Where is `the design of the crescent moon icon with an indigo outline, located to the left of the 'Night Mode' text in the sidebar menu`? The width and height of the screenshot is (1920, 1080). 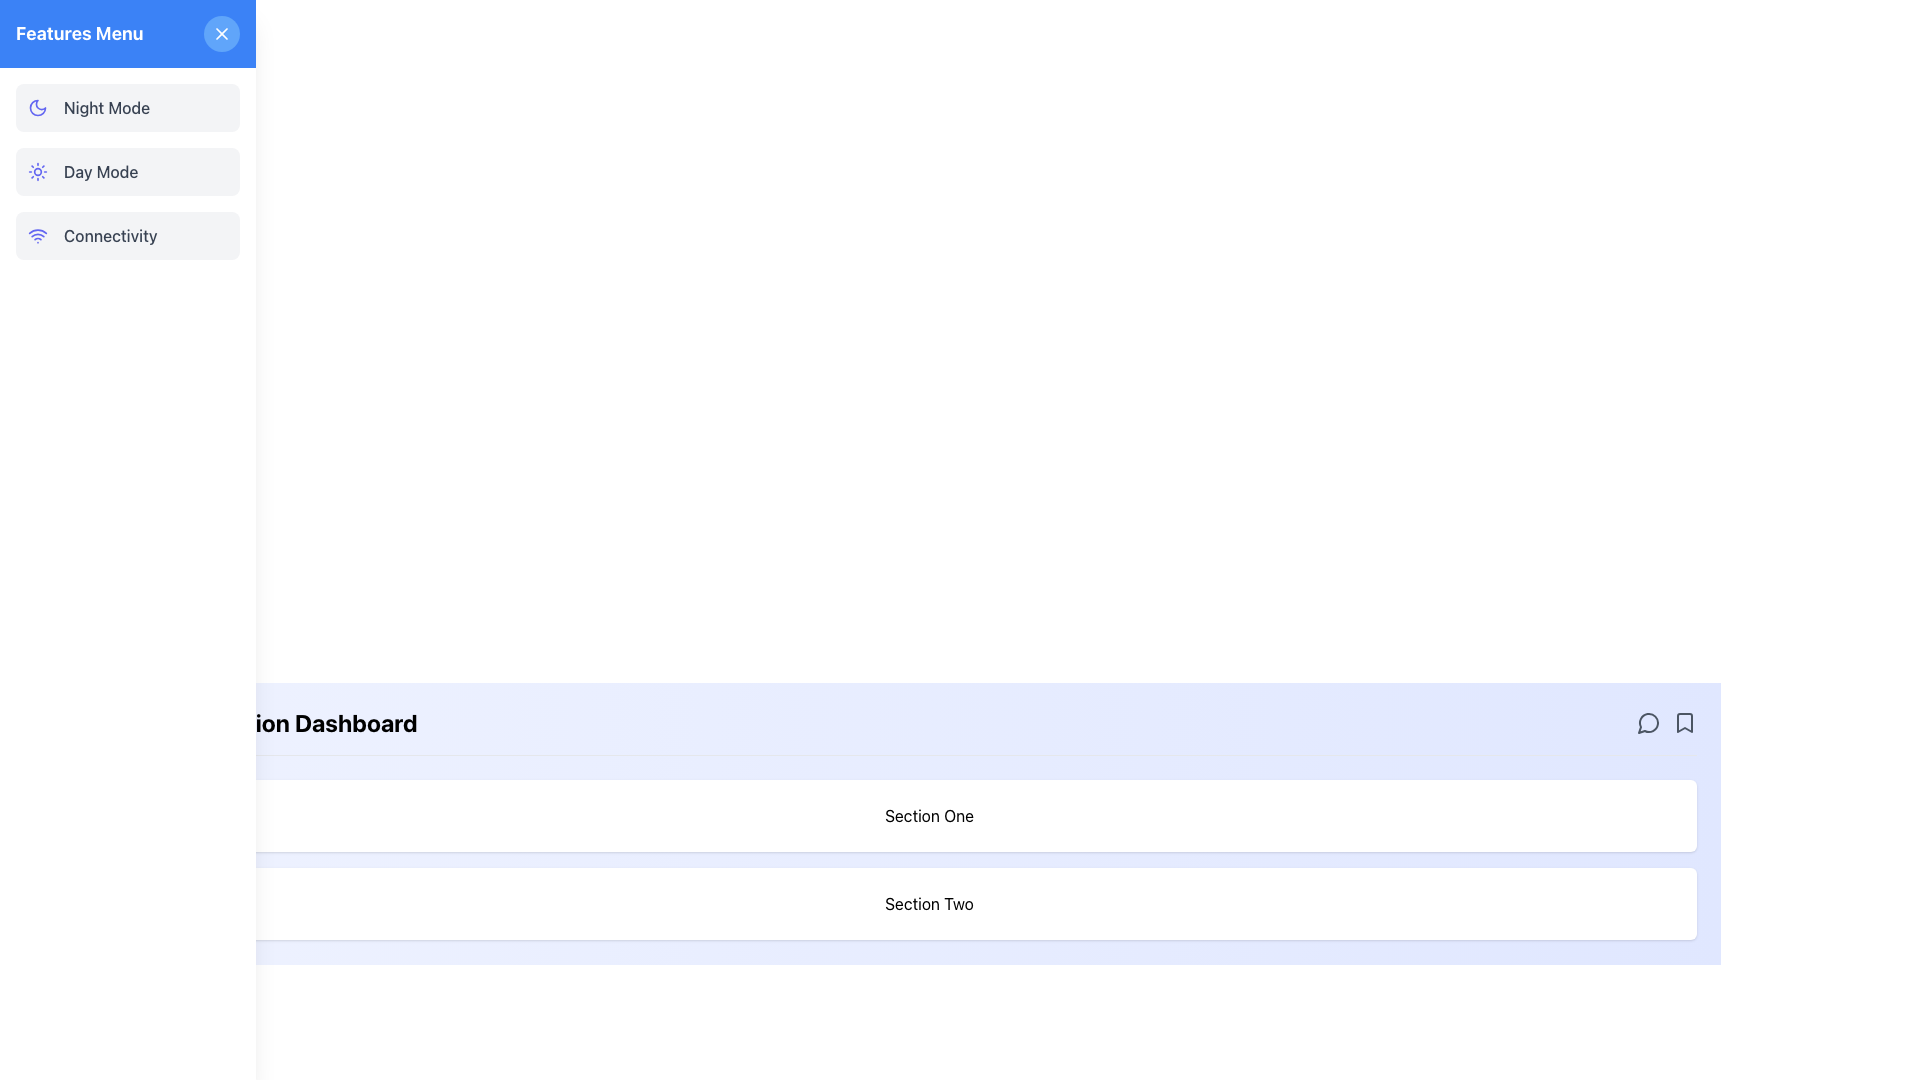 the design of the crescent moon icon with an indigo outline, located to the left of the 'Night Mode' text in the sidebar menu is located at coordinates (38, 108).